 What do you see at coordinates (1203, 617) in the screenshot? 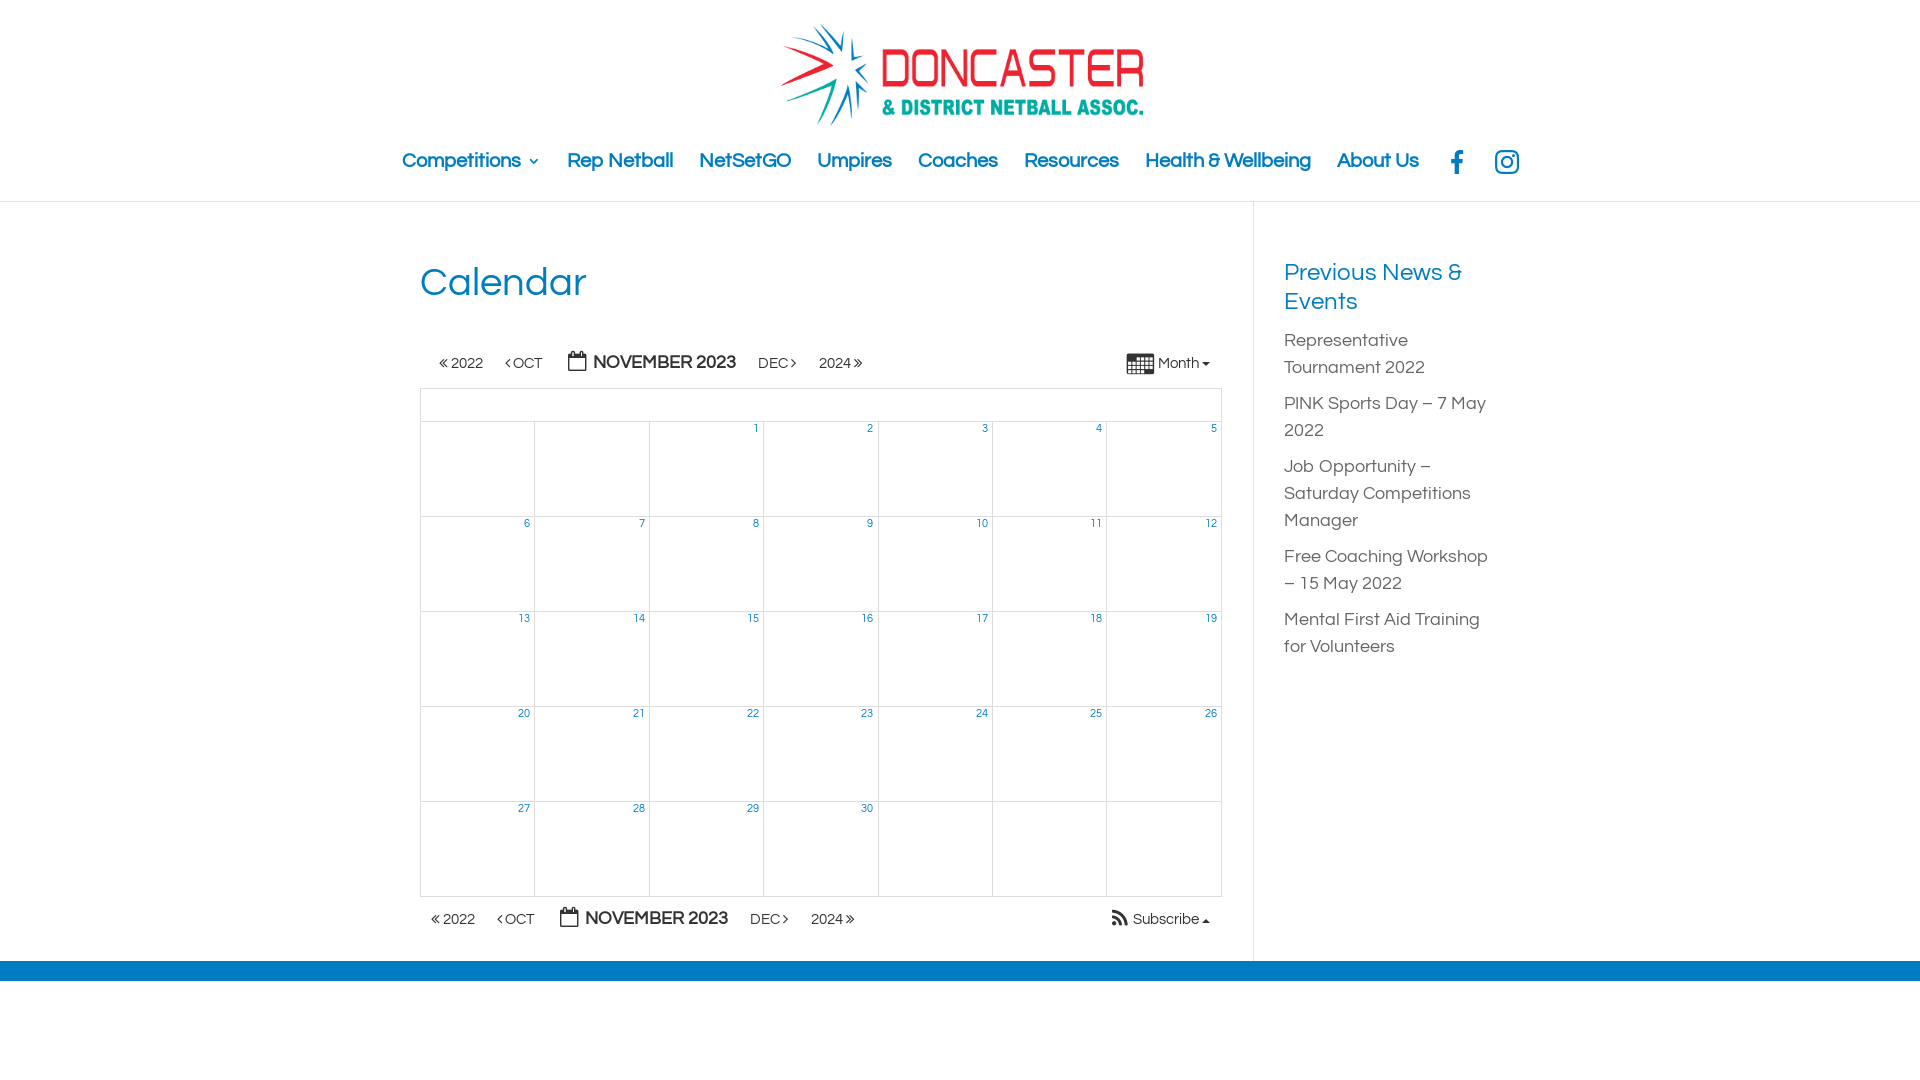
I see `'19'` at bounding box center [1203, 617].